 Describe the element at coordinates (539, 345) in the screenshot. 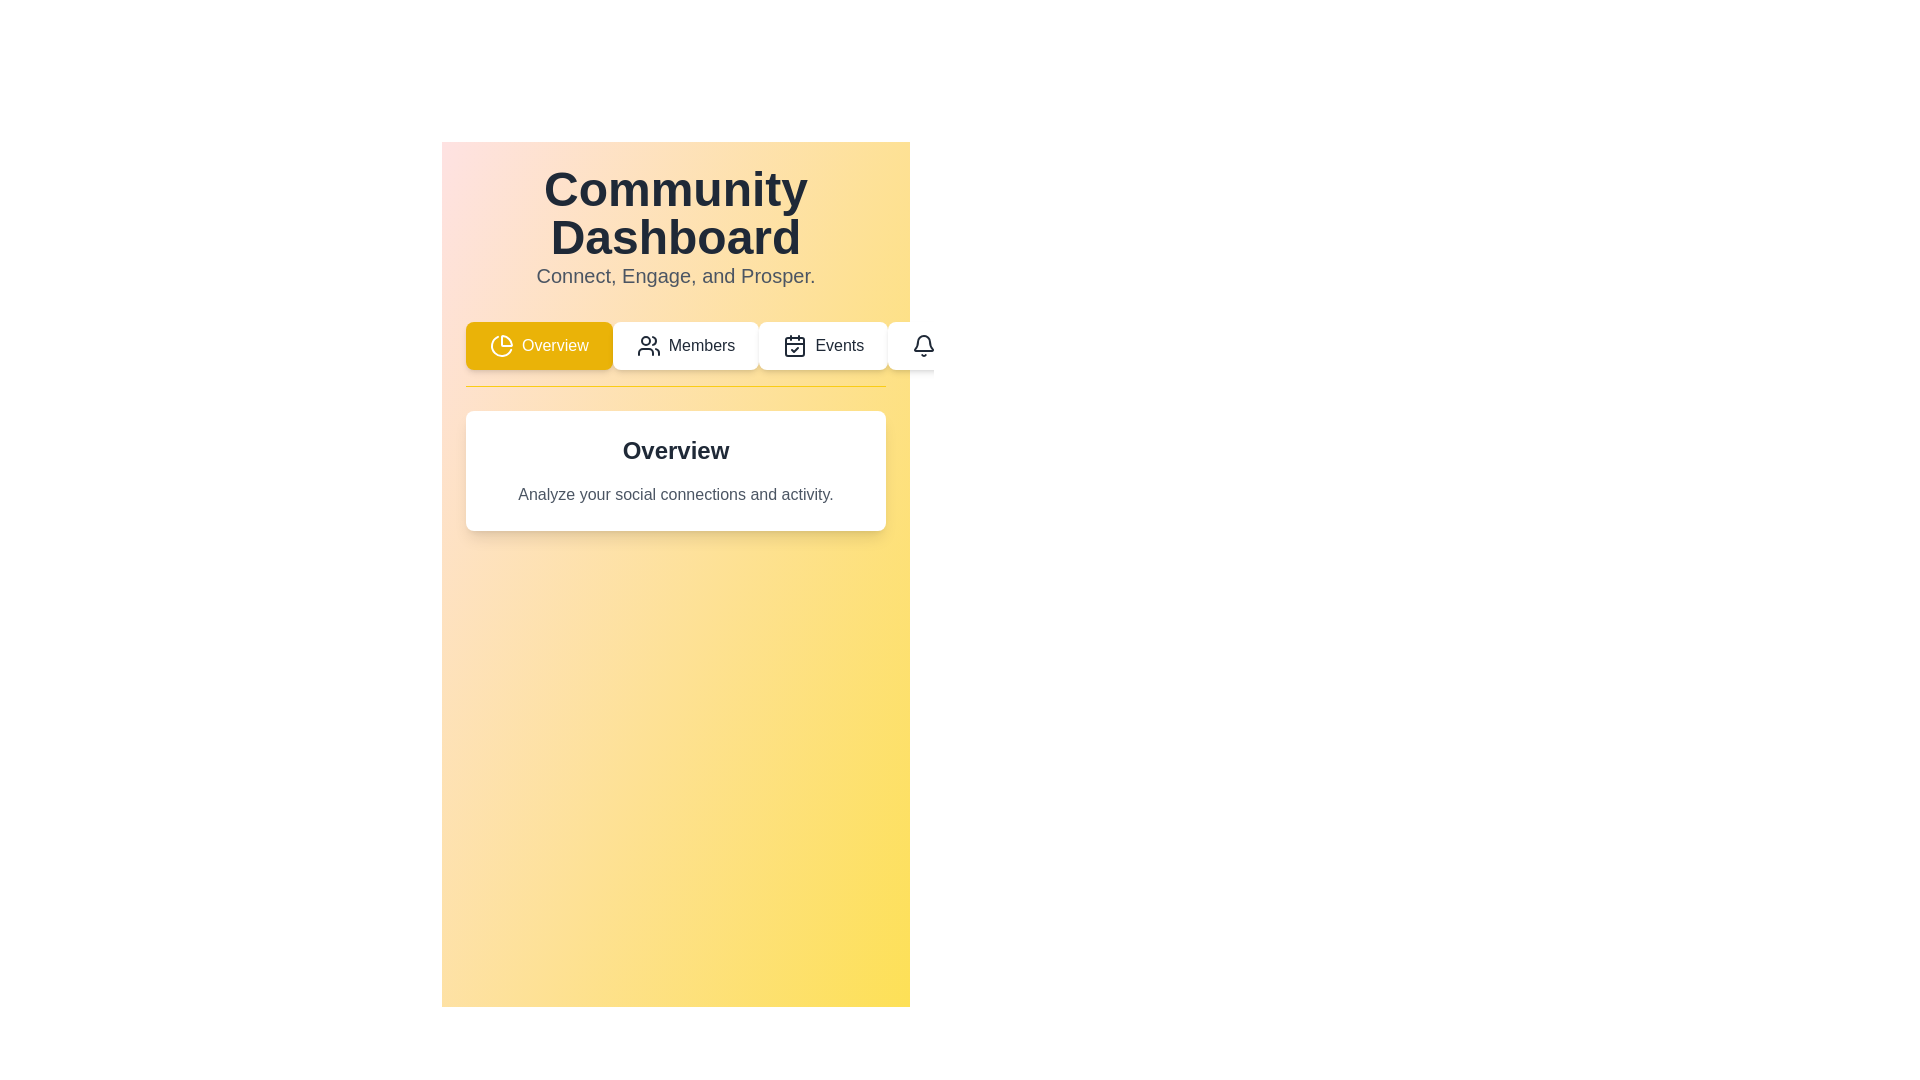

I see `the Overview tab in the navigation menu` at that location.